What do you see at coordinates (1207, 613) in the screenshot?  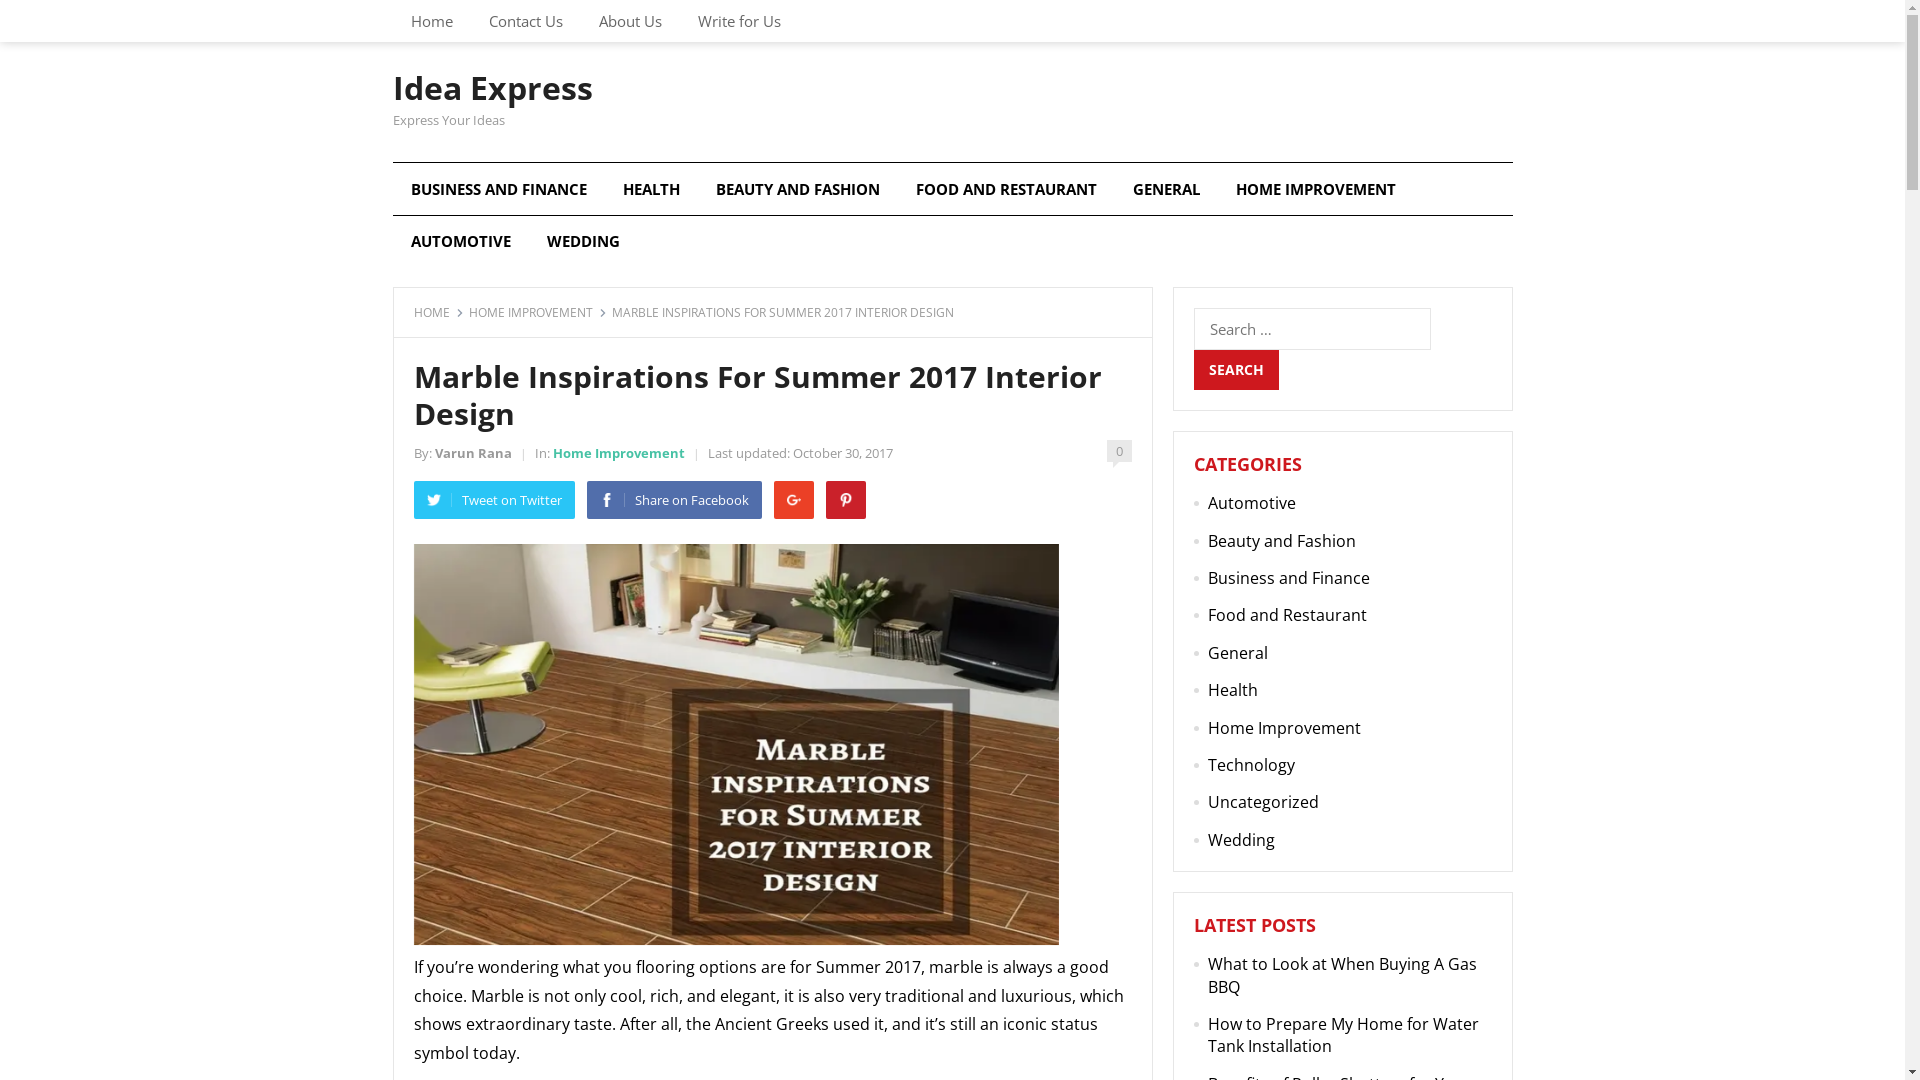 I see `'Food and Restaurant'` at bounding box center [1207, 613].